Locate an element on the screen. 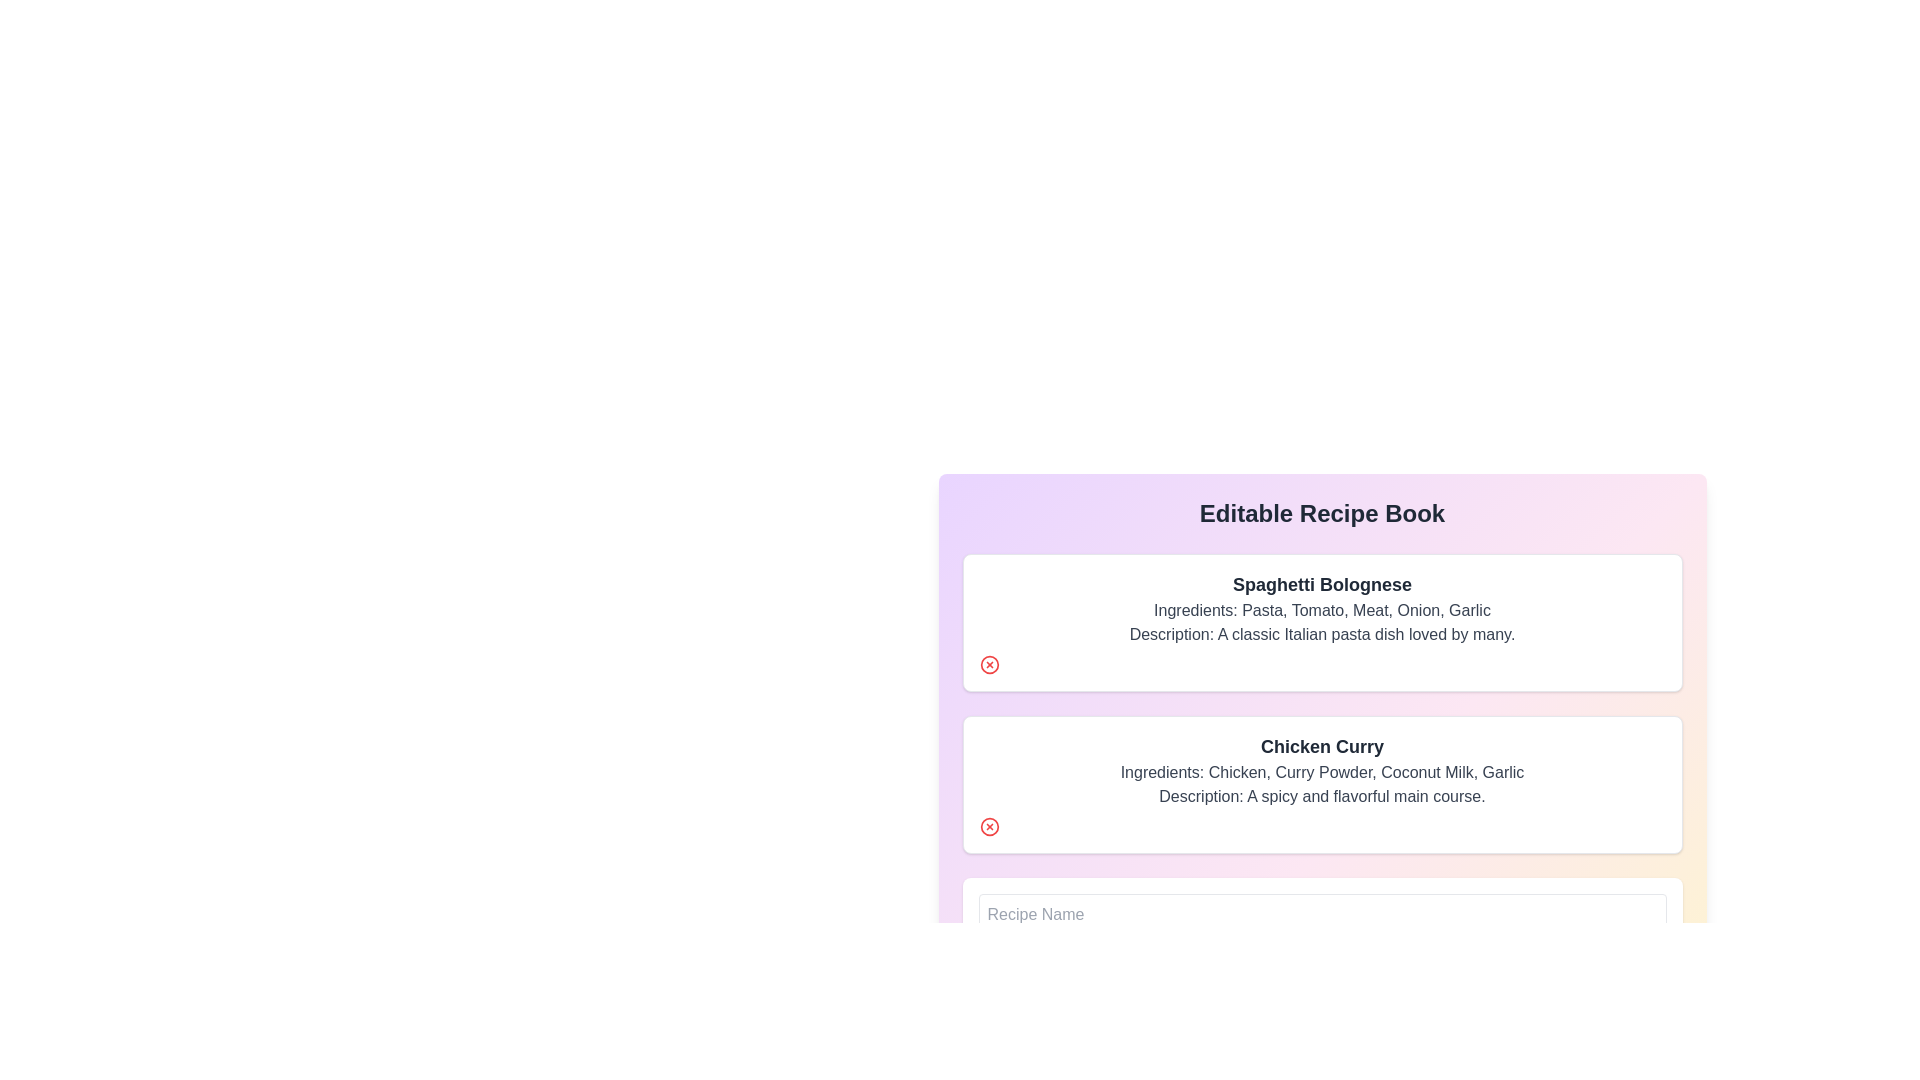  the title of the Chicken Curry recipe card, which is the second card in a vertical stack of two recipe cards is located at coordinates (1322, 784).